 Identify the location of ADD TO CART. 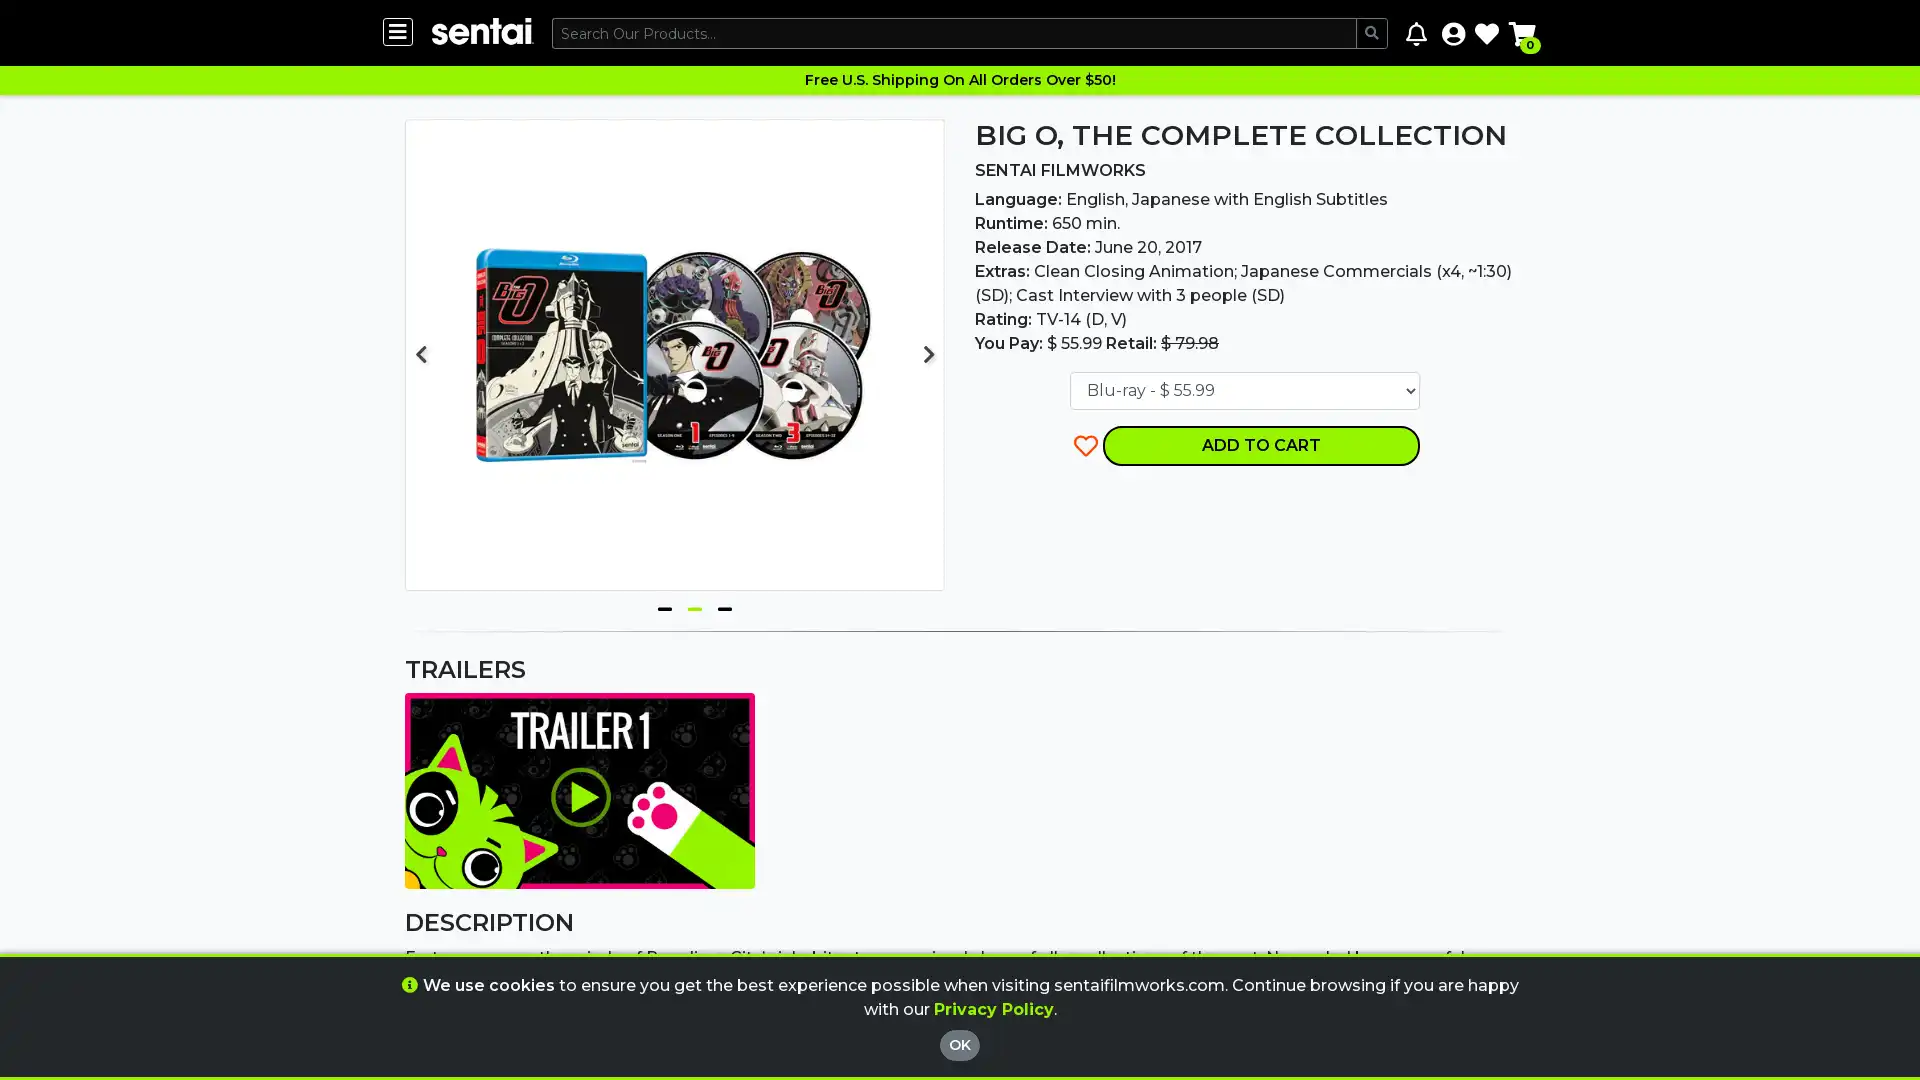
(1260, 443).